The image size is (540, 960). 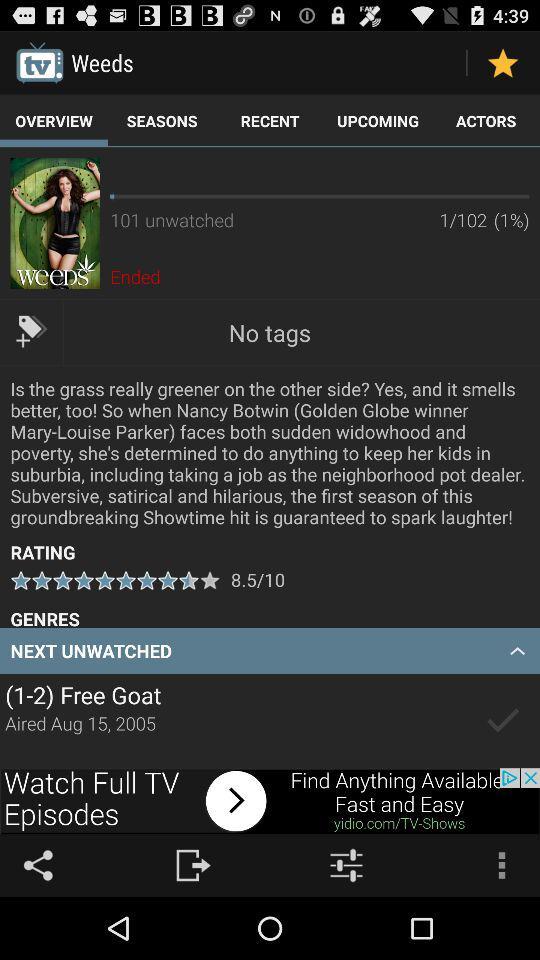 What do you see at coordinates (502, 770) in the screenshot?
I see `the check icon` at bounding box center [502, 770].